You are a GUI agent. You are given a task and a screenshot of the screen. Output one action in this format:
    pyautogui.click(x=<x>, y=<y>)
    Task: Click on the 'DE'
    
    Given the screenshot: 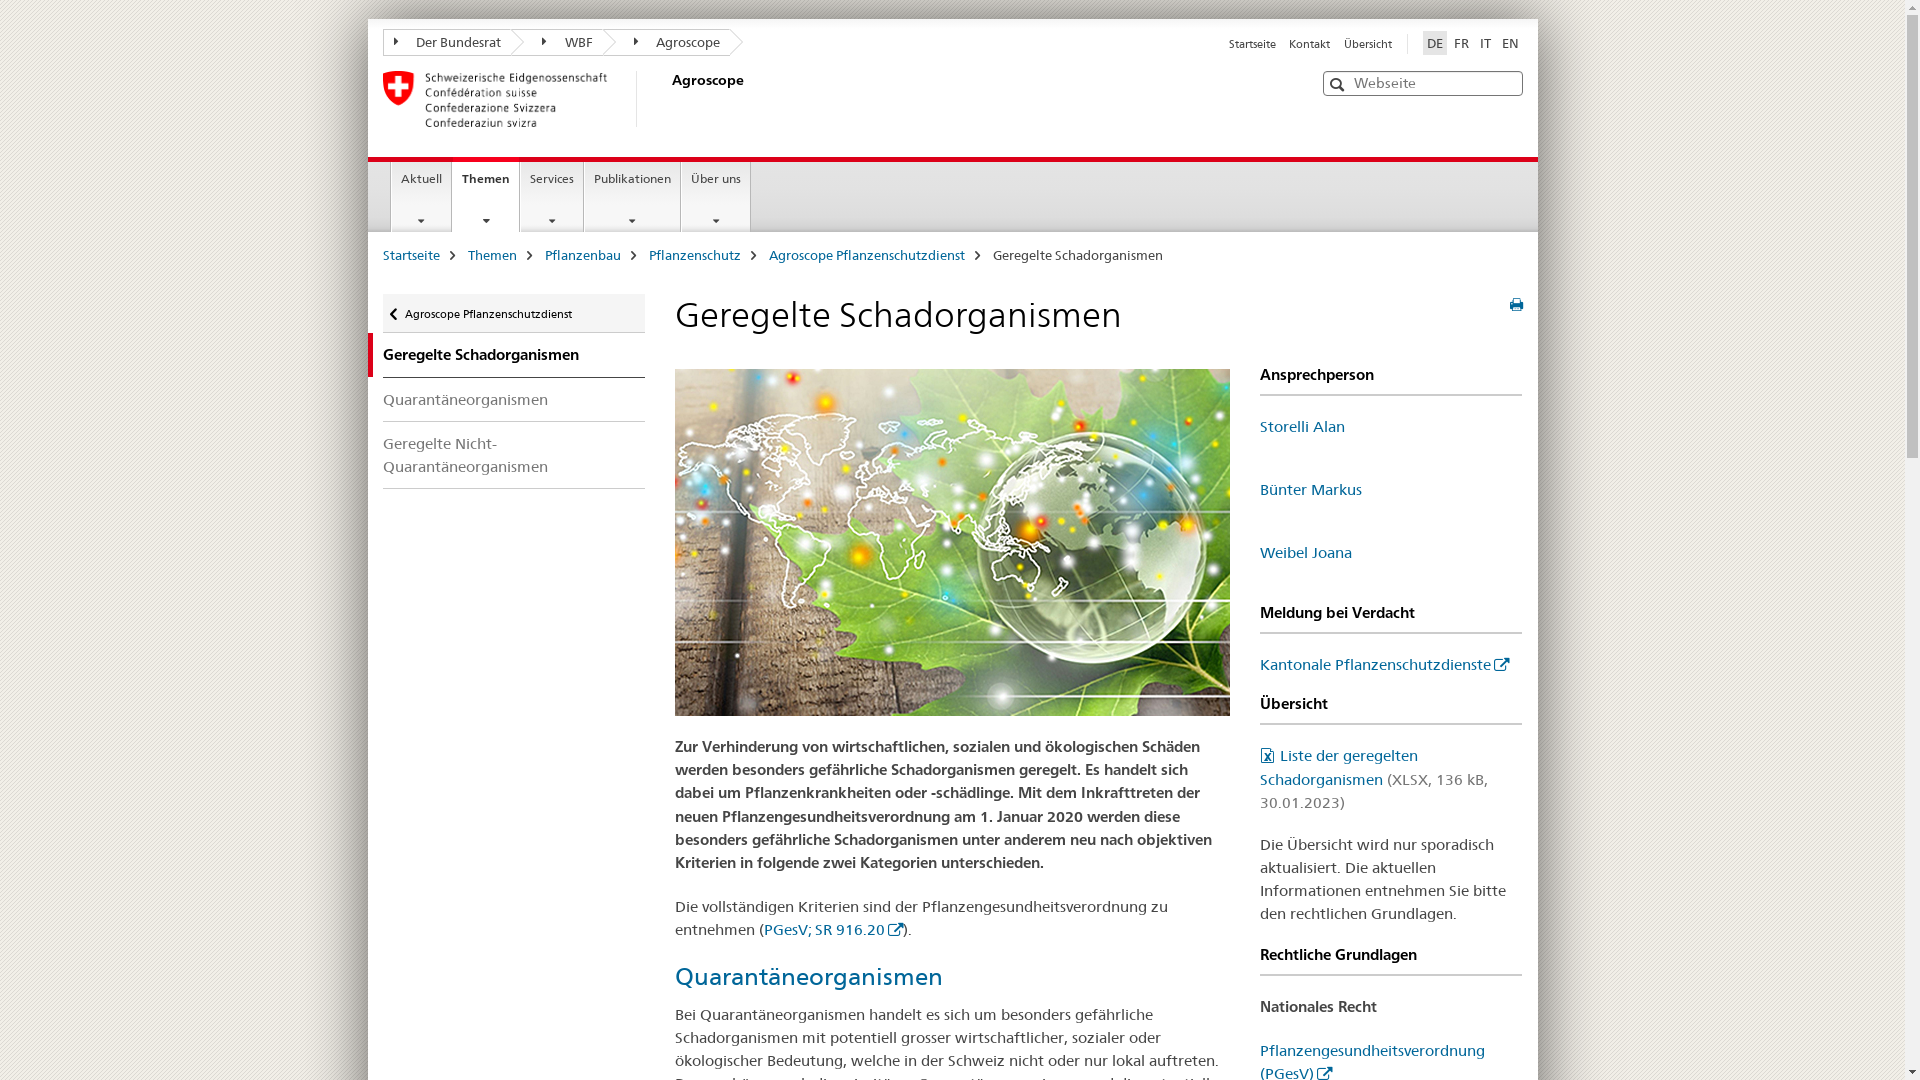 What is the action you would take?
    pyautogui.click(x=1420, y=42)
    